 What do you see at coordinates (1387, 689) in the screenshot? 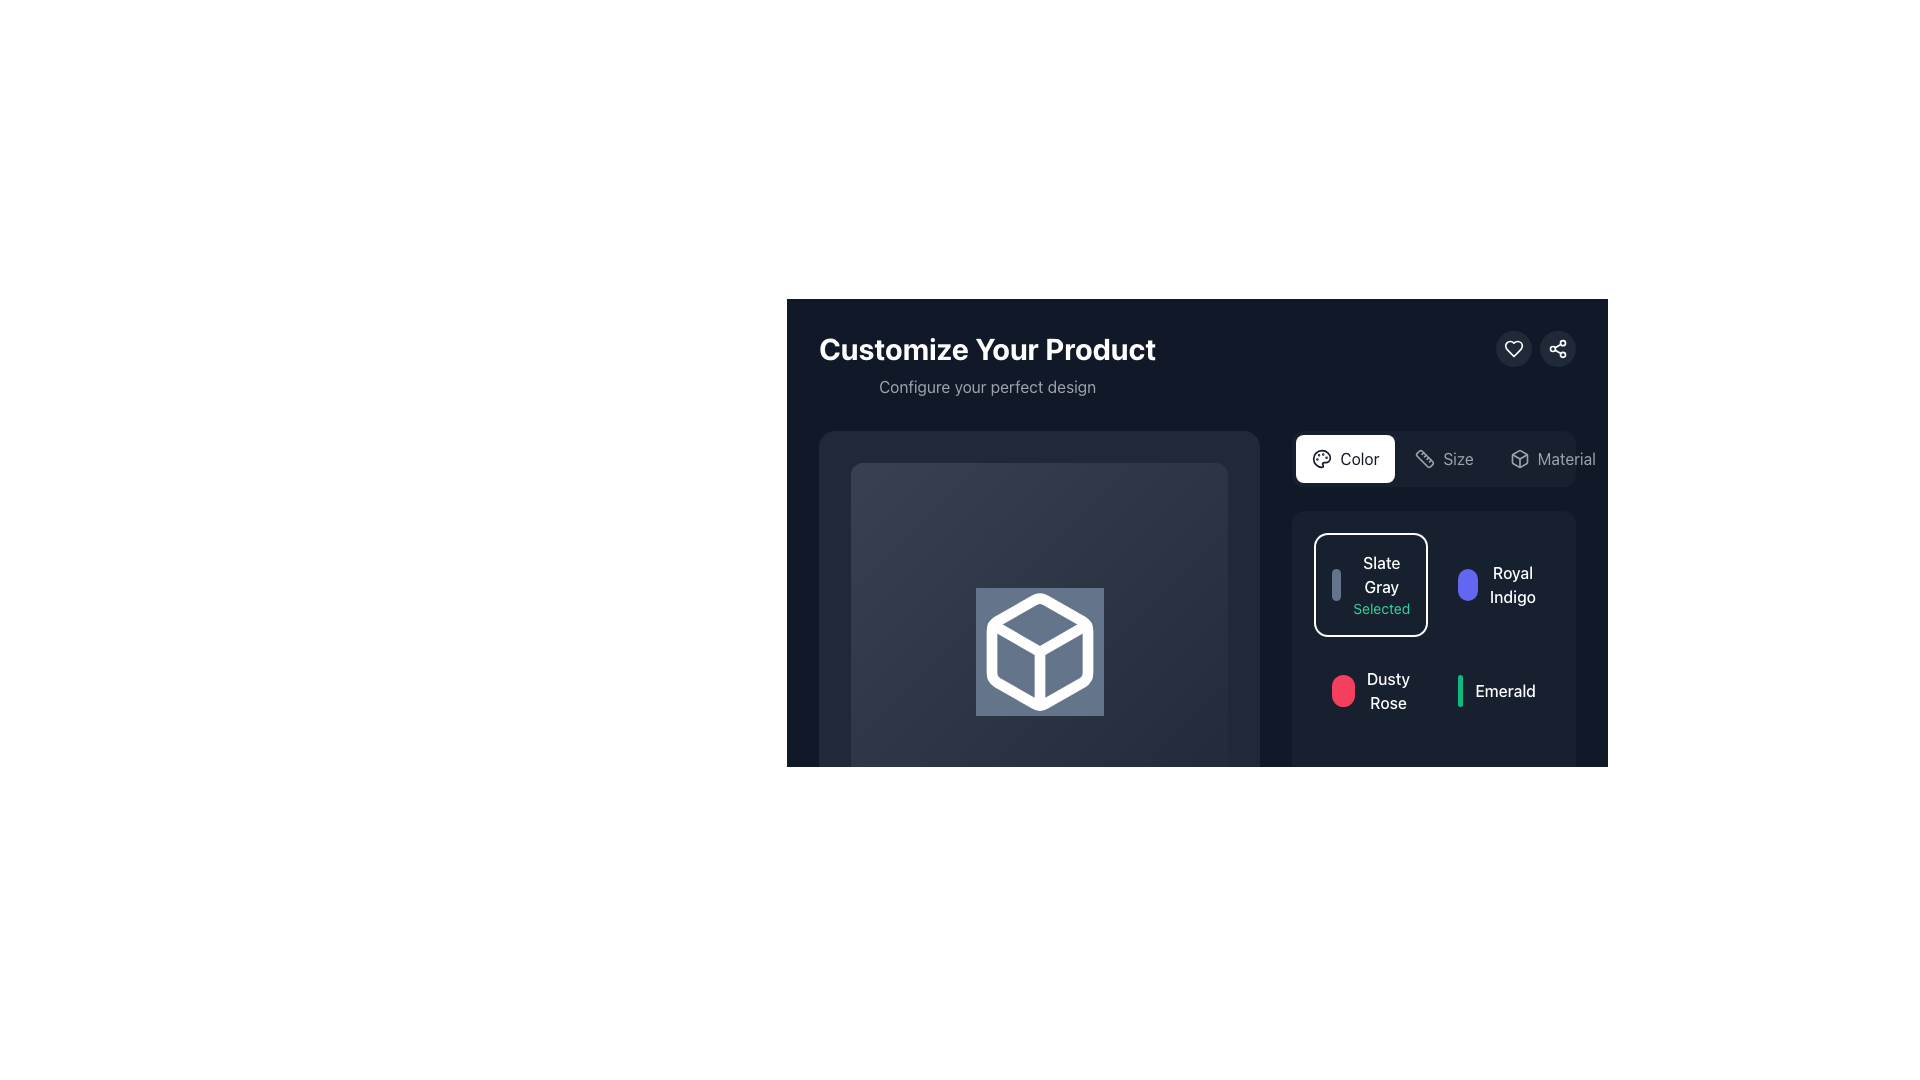
I see `the 'Dusty Rose' color option label, which is styled in a clear font on a dark background and positioned below 'Slate Gray' and adjacent to 'Royal Indigo' and 'Emerald'` at bounding box center [1387, 689].